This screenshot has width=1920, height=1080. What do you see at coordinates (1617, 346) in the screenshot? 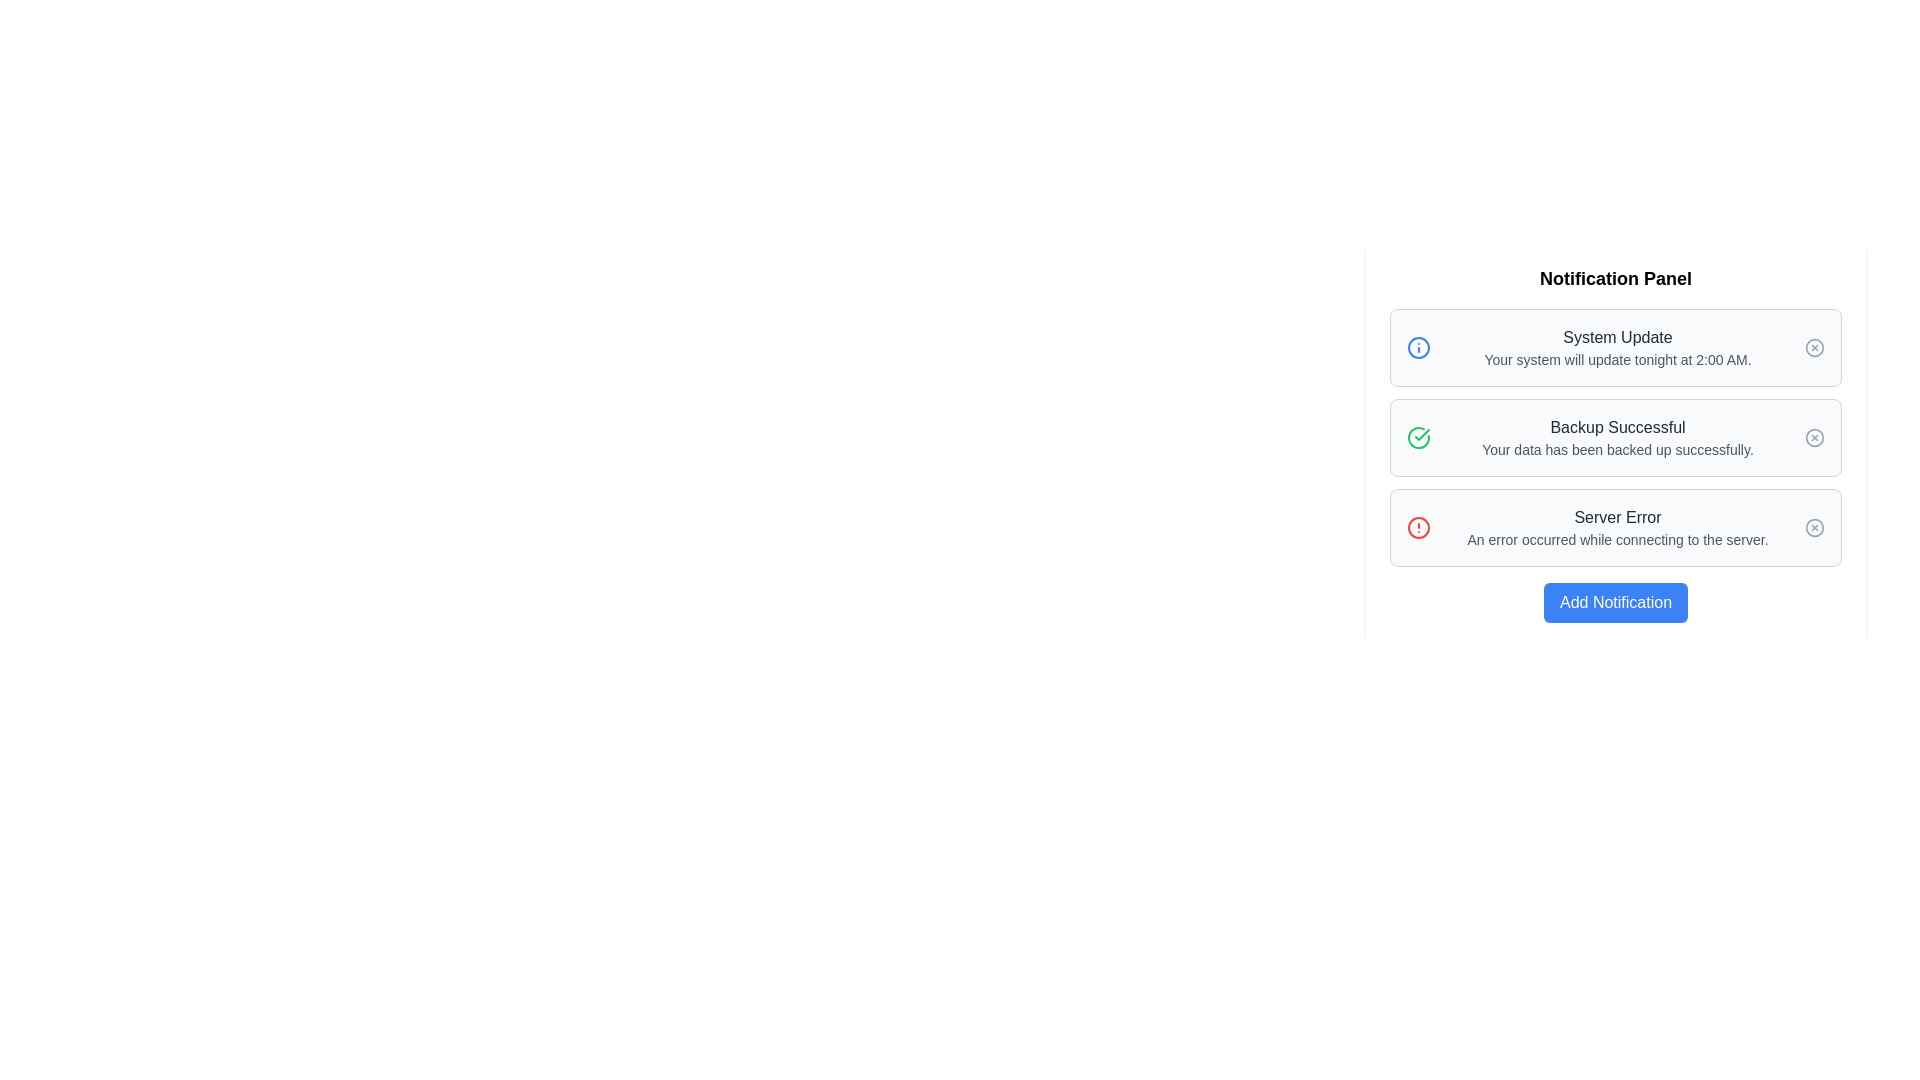
I see `text displayed in the 'System Update' notification, which shows 'System Update' in bold and 'Your system will update tonight at 2:00 AM.' in smaller text` at bounding box center [1617, 346].